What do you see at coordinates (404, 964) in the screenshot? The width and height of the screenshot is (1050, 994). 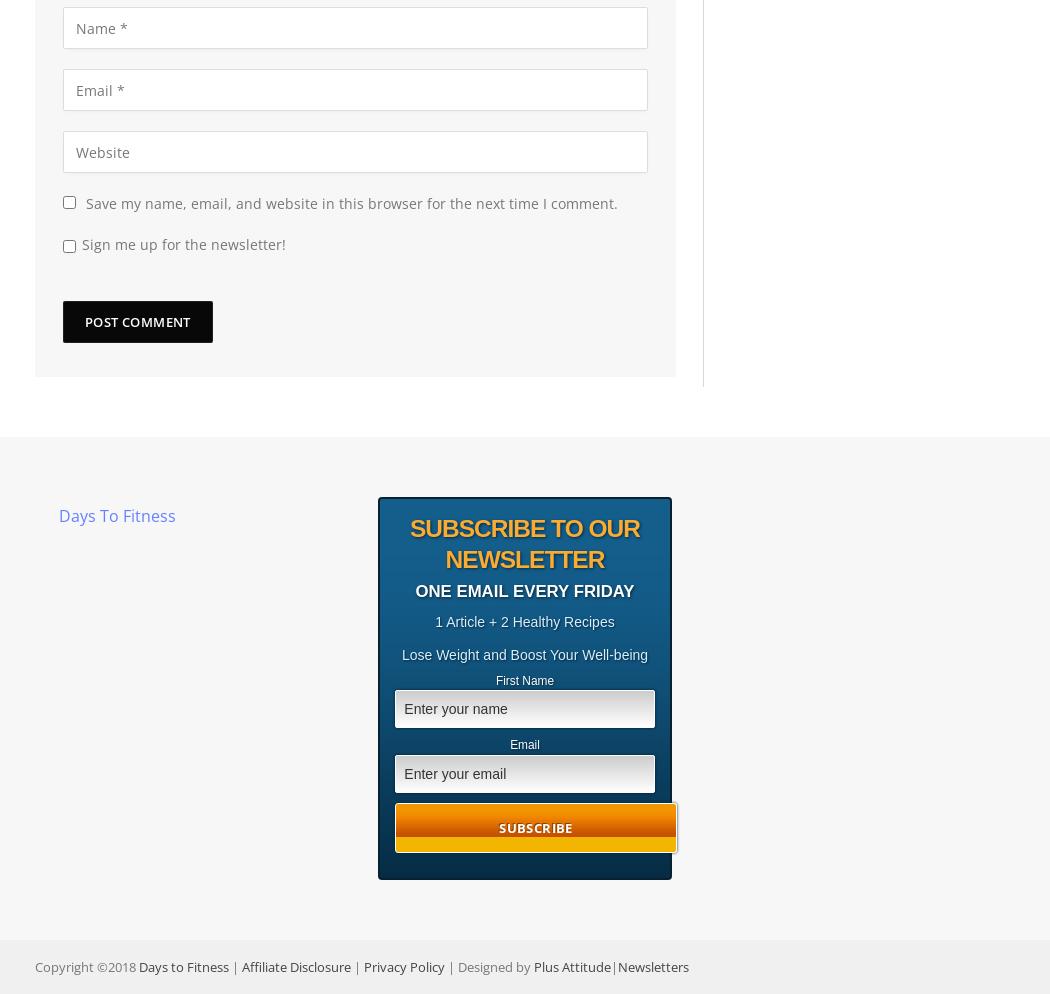 I see `'Privacy Policy'` at bounding box center [404, 964].